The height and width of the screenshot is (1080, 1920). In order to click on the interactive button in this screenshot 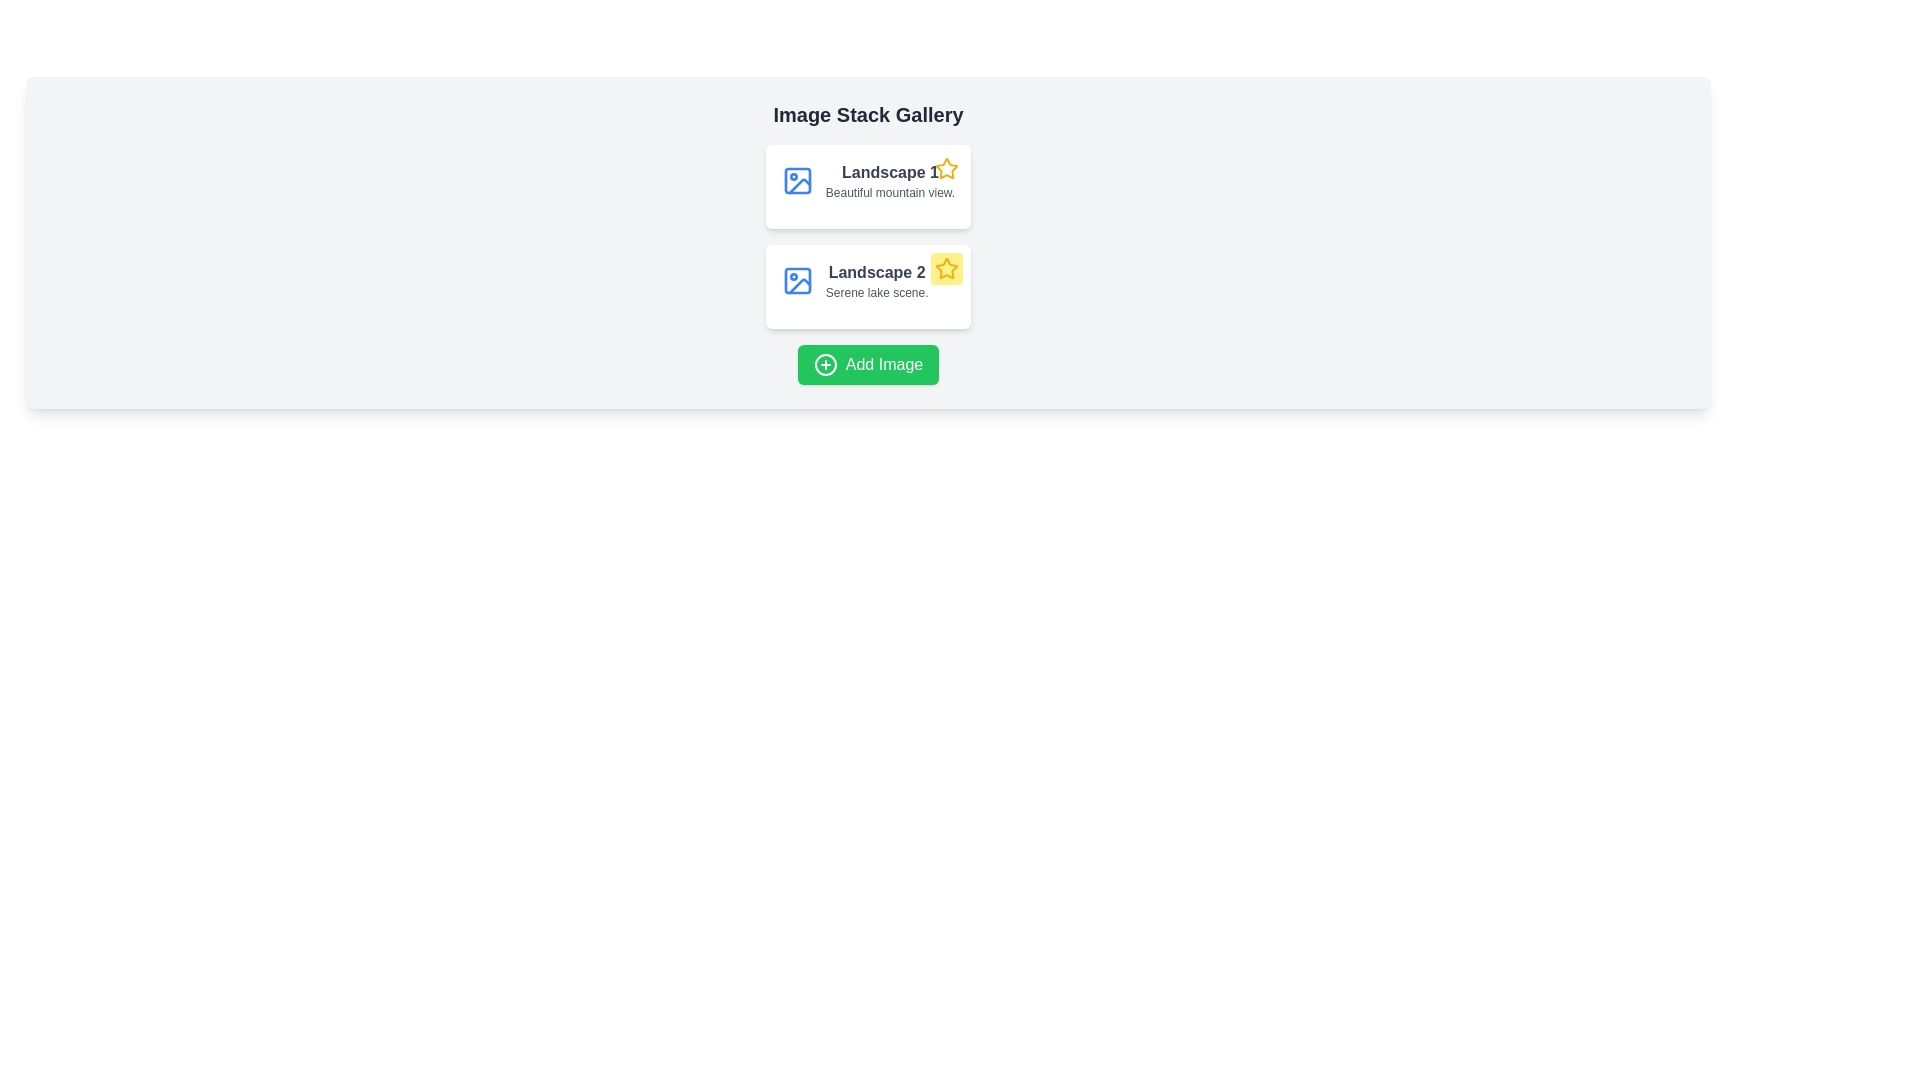, I will do `click(945, 168)`.